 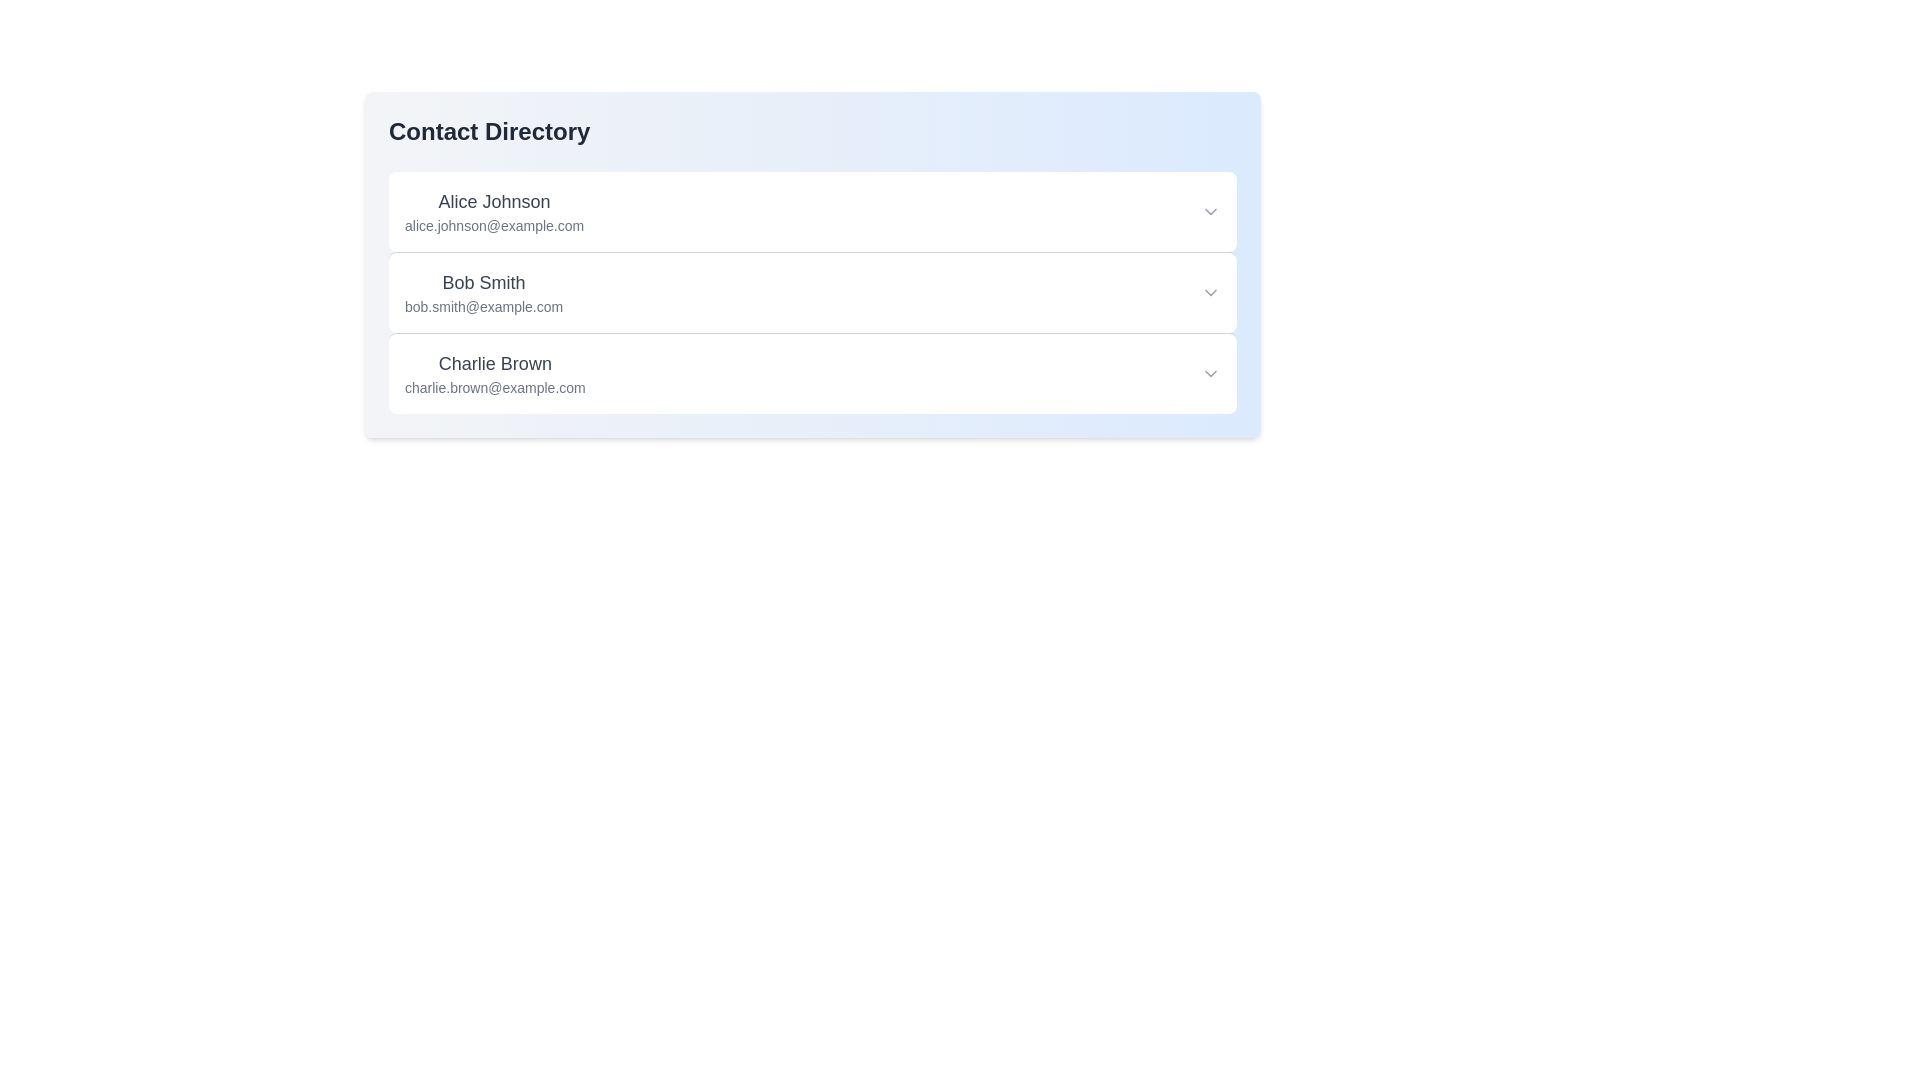 I want to click on the Text Label that indicates the name of the individual within the Contact Directory, positioned below 'Alice Johnson' and 'Bob Smith', and above 'charlie.brown@example.com', so click(x=495, y=363).